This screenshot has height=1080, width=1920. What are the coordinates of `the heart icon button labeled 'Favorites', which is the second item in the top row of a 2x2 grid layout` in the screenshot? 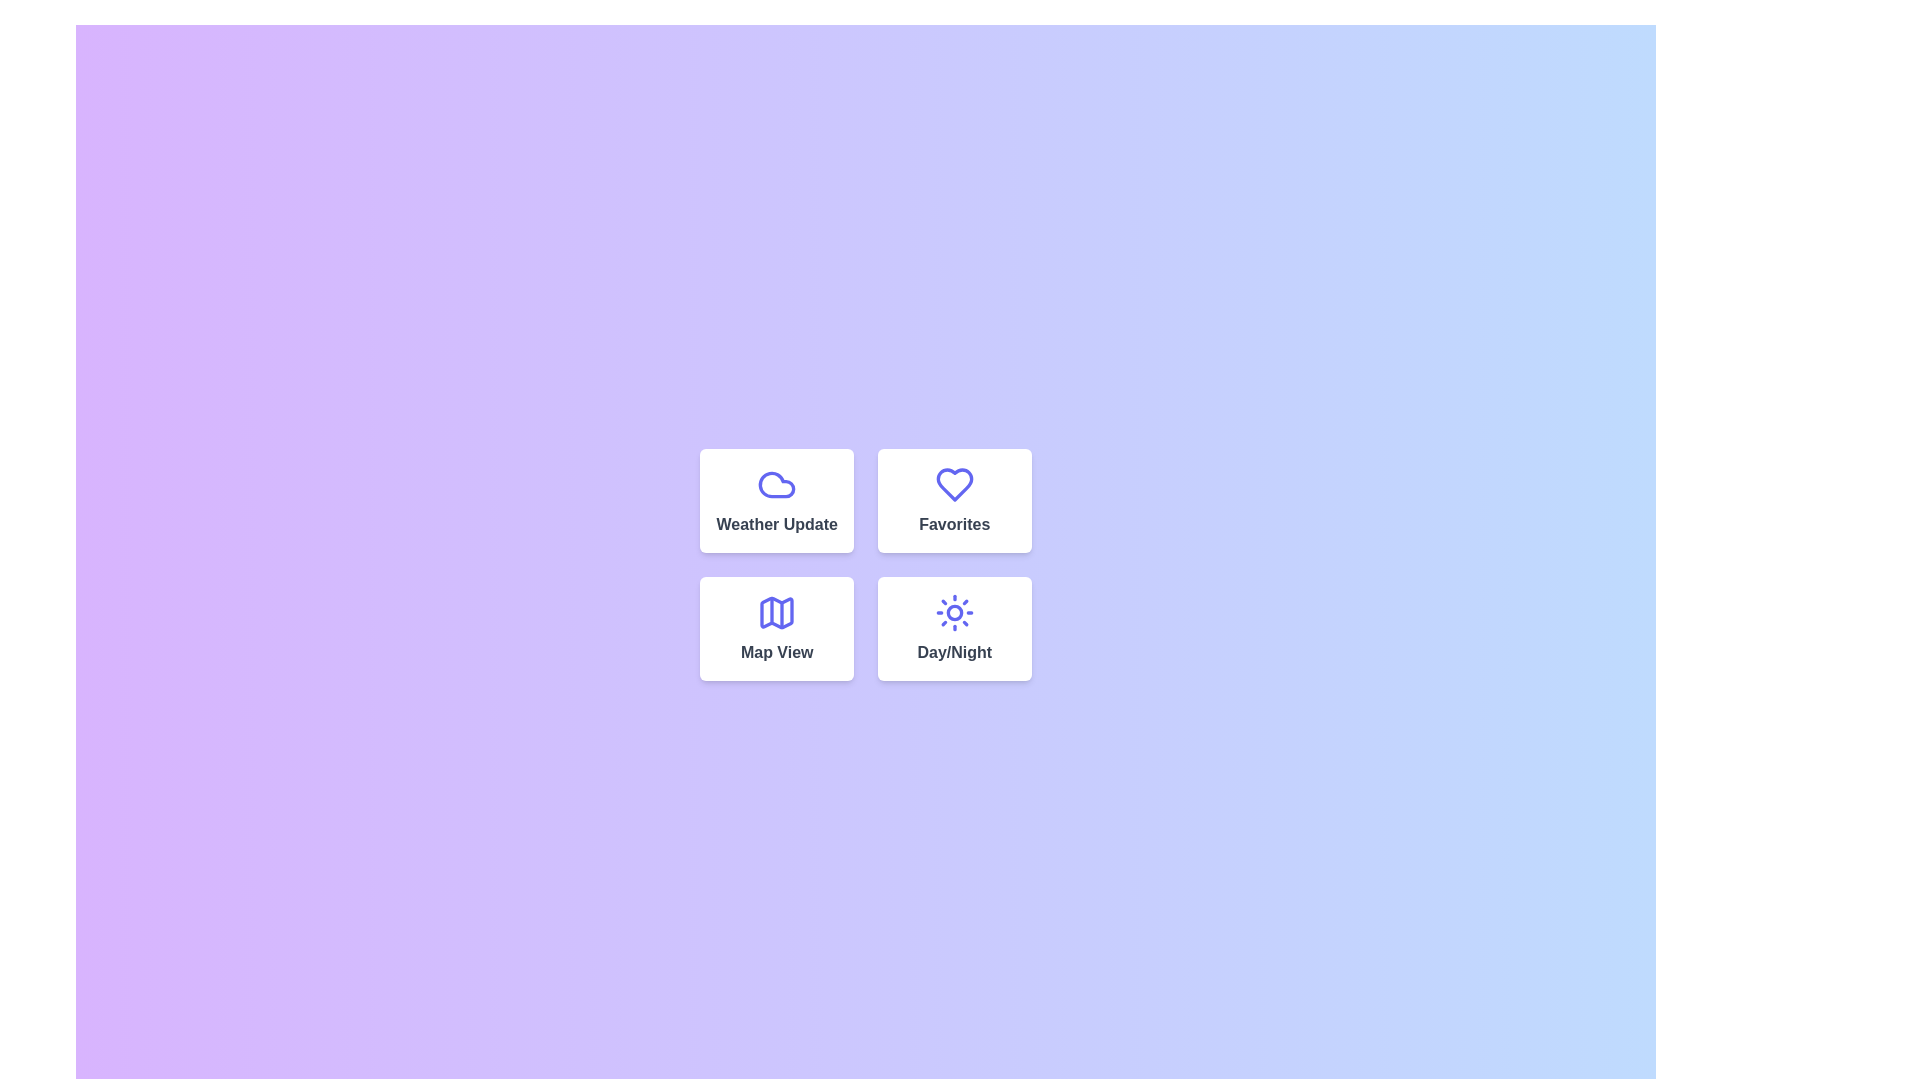 It's located at (953, 500).